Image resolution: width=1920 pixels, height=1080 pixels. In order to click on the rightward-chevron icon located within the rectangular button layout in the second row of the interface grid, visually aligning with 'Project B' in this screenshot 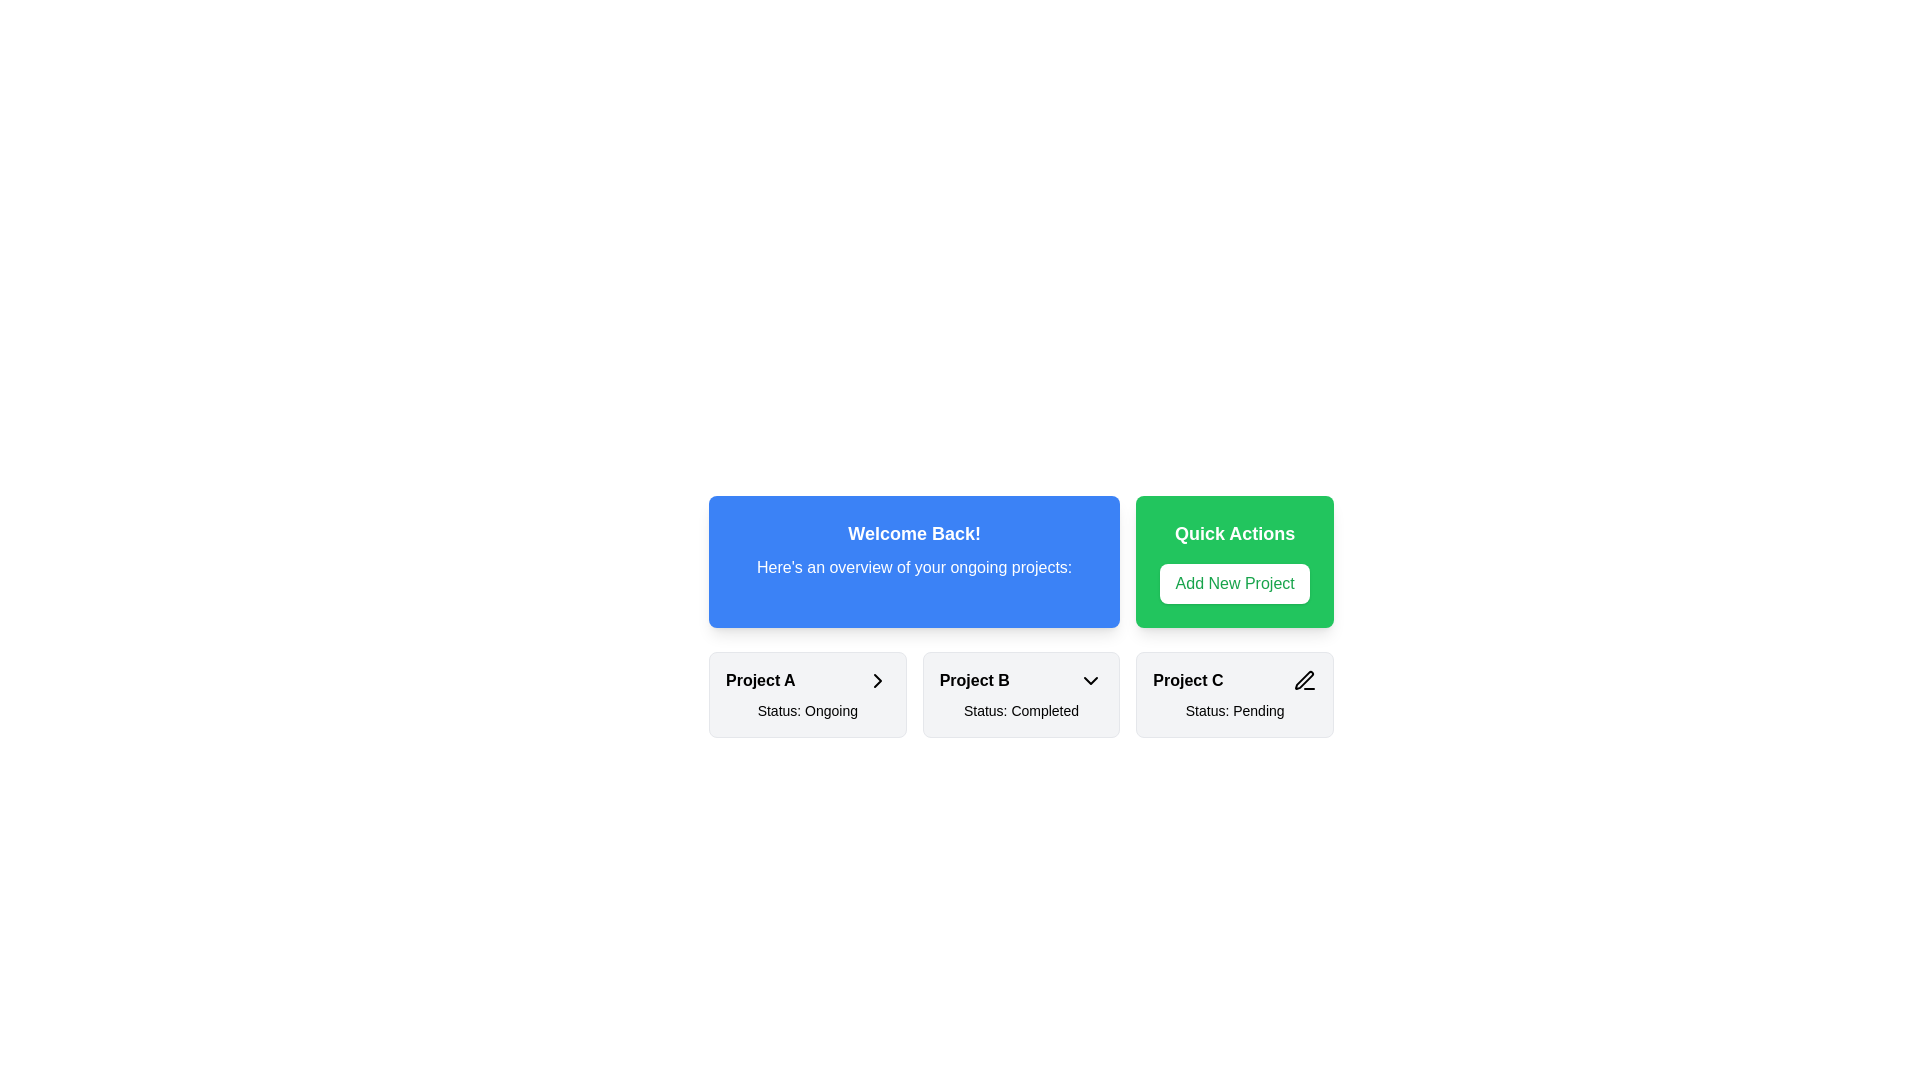, I will do `click(877, 680)`.